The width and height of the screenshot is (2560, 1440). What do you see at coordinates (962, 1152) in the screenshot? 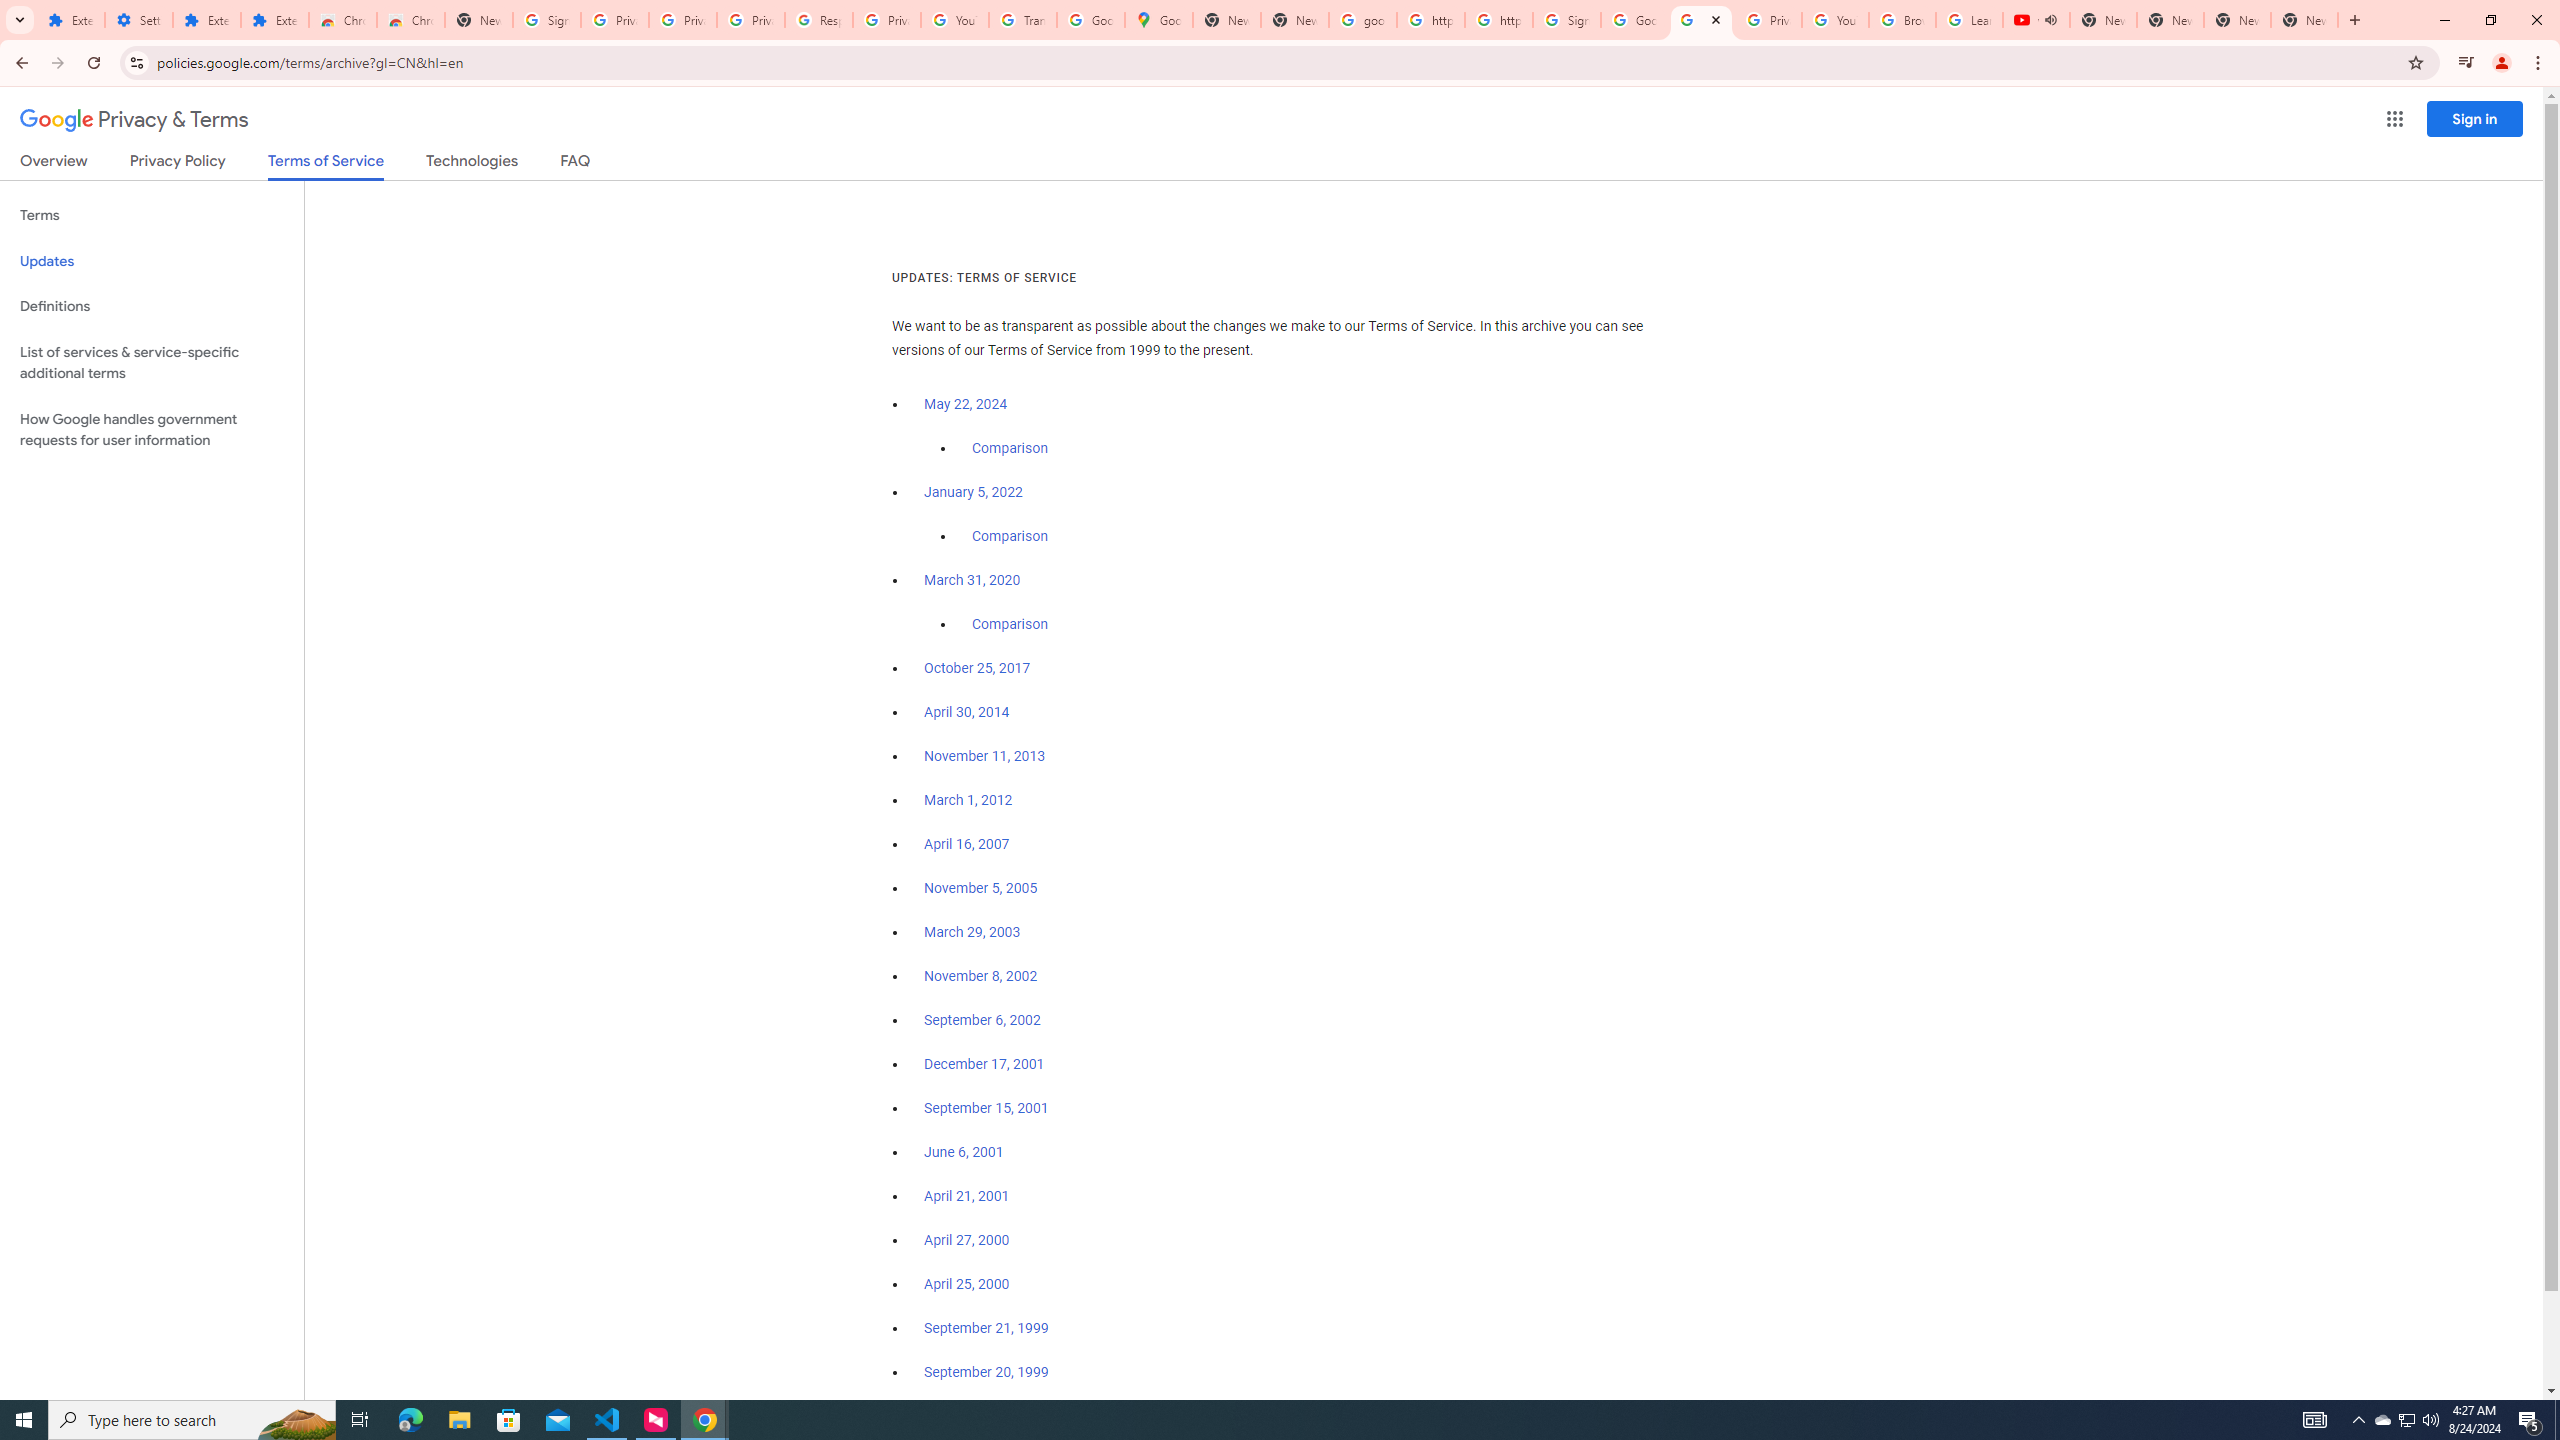
I see `'June 6, 2001'` at bounding box center [962, 1152].